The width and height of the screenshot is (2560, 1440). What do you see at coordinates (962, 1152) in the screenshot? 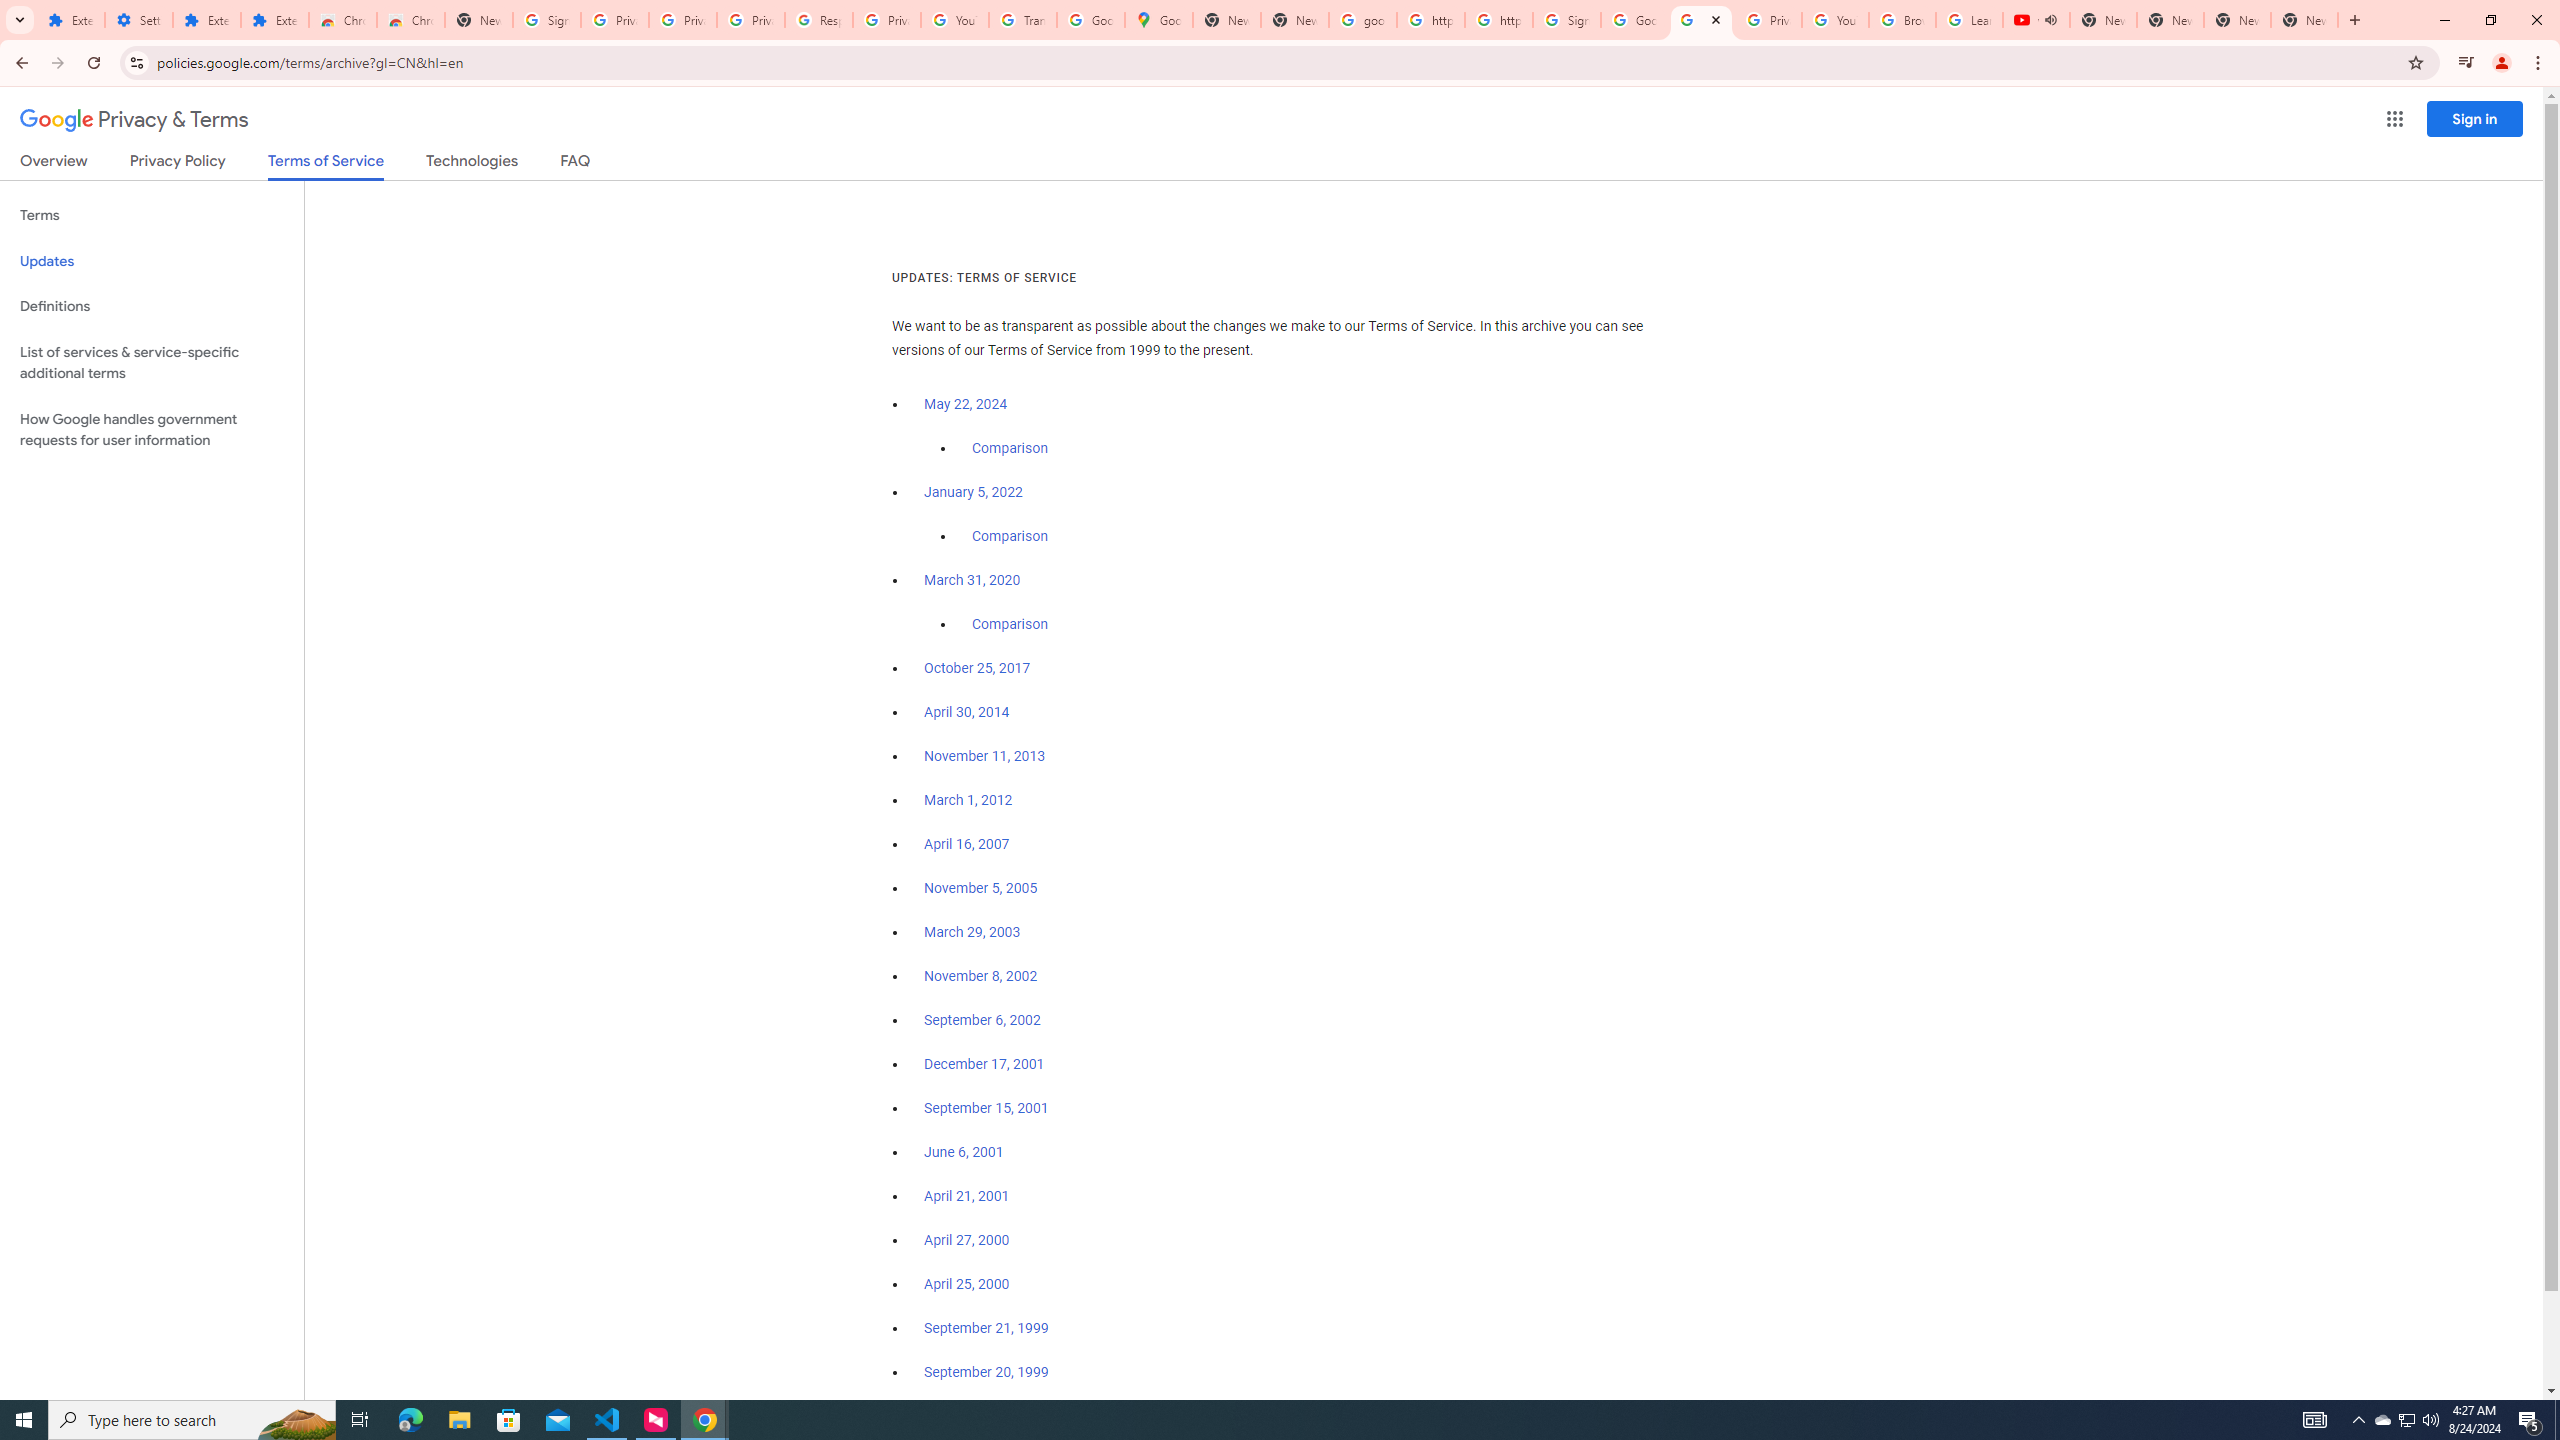
I see `'June 6, 2001'` at bounding box center [962, 1152].